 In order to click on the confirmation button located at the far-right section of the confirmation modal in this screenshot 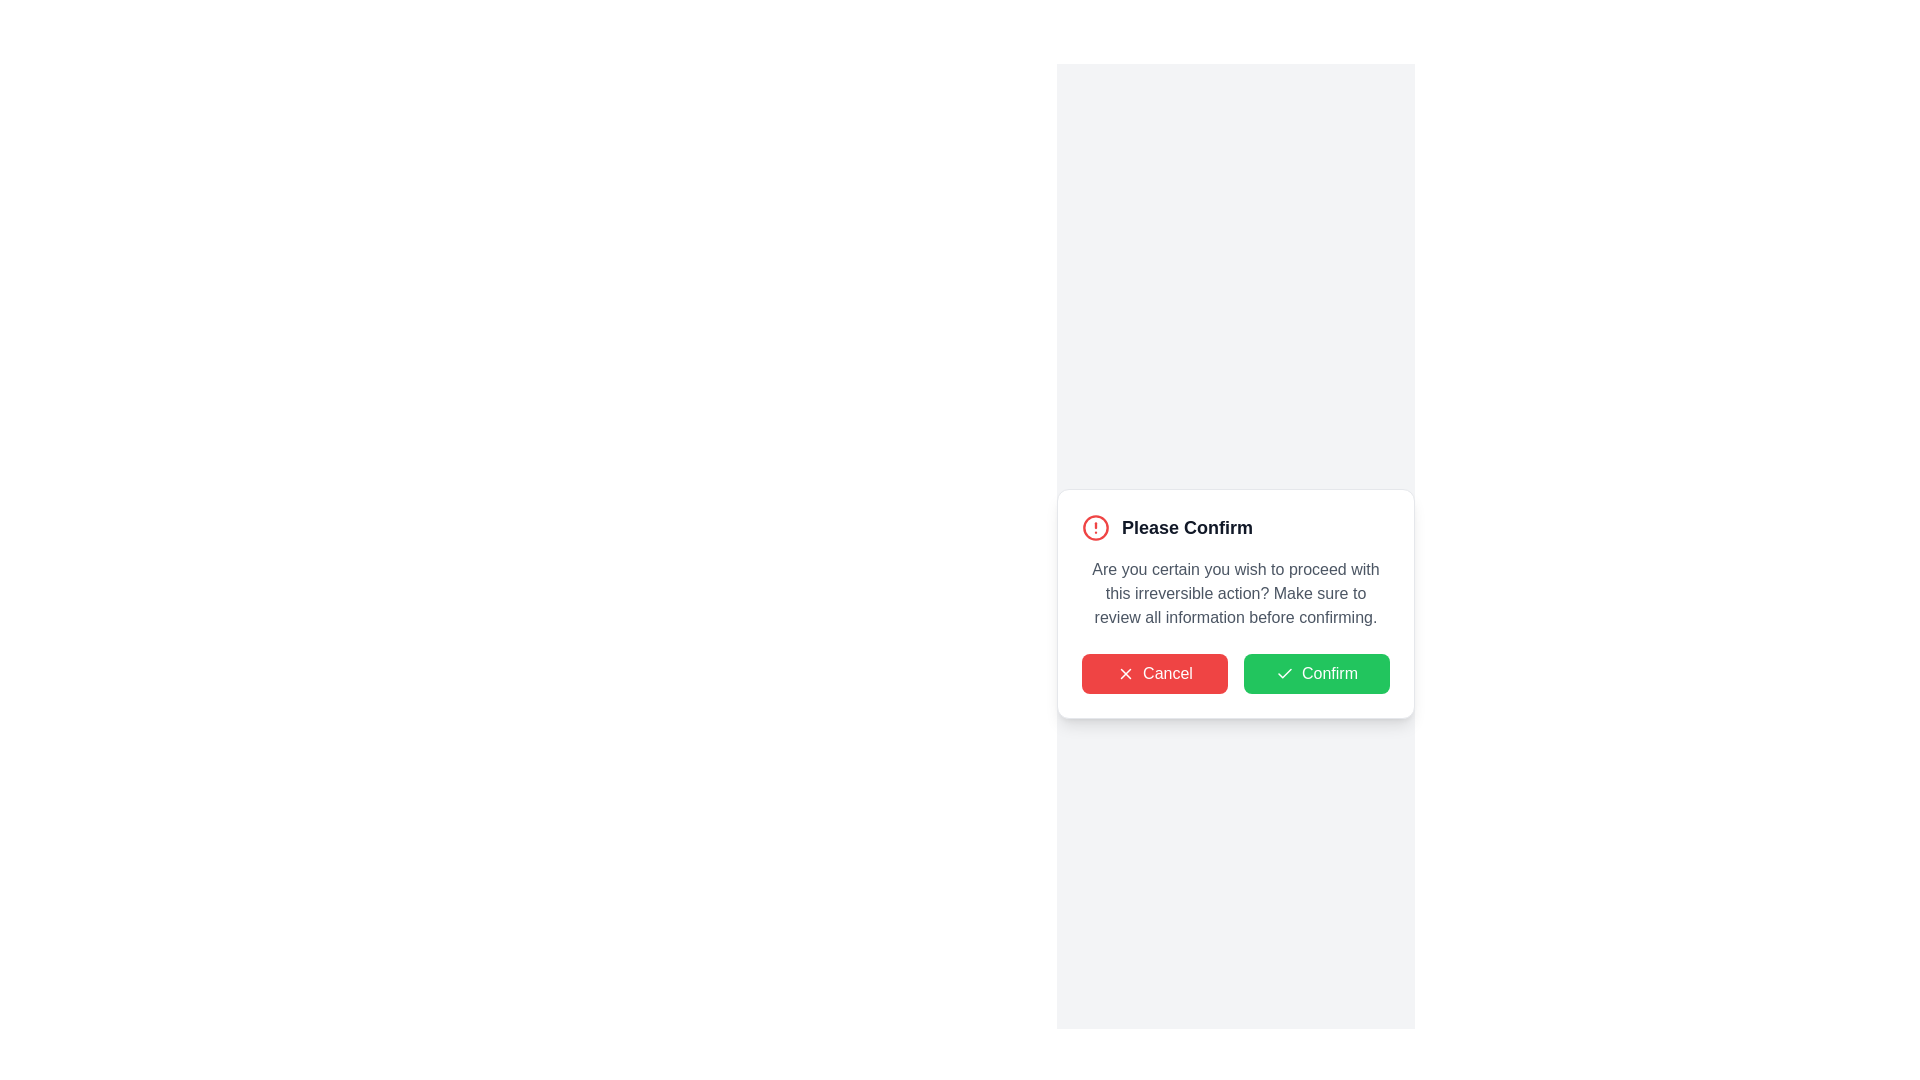, I will do `click(1316, 674)`.